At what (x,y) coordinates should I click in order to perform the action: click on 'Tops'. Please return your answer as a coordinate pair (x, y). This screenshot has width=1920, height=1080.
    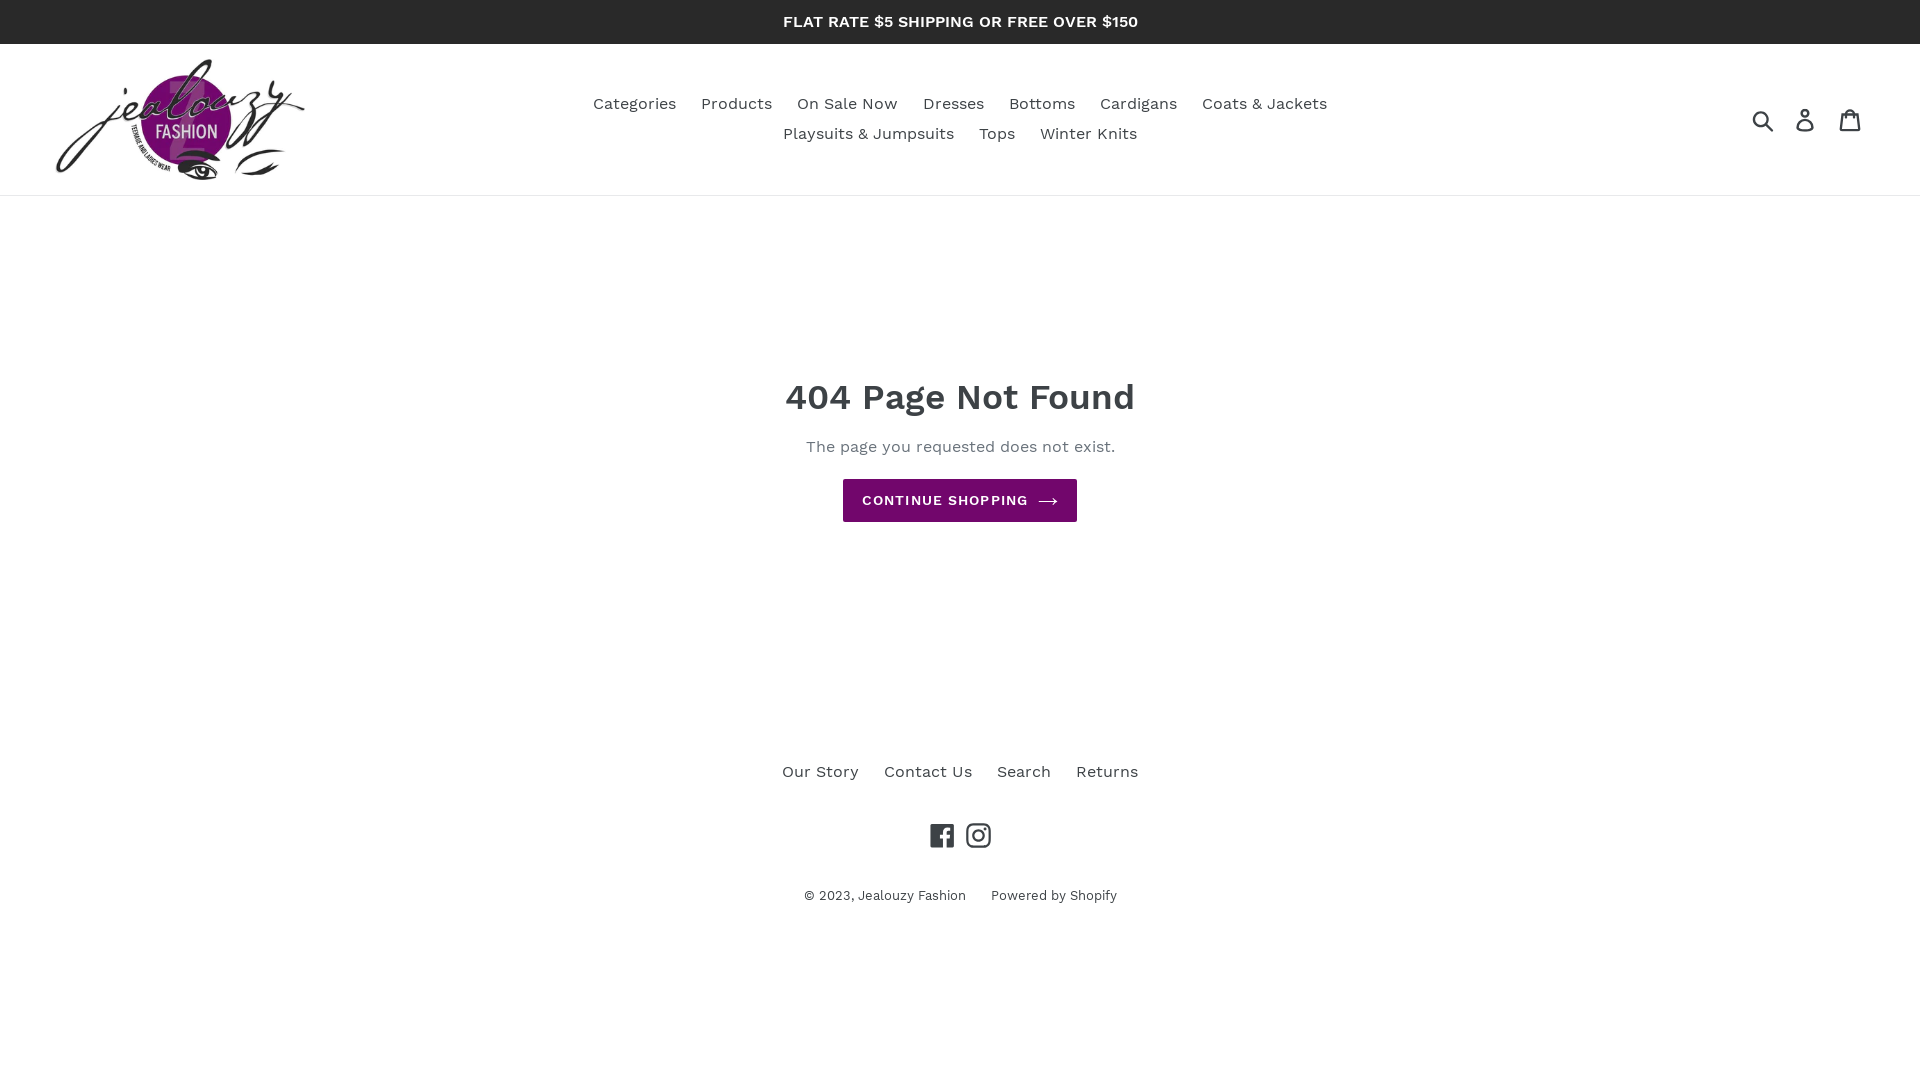
    Looking at the image, I should click on (997, 134).